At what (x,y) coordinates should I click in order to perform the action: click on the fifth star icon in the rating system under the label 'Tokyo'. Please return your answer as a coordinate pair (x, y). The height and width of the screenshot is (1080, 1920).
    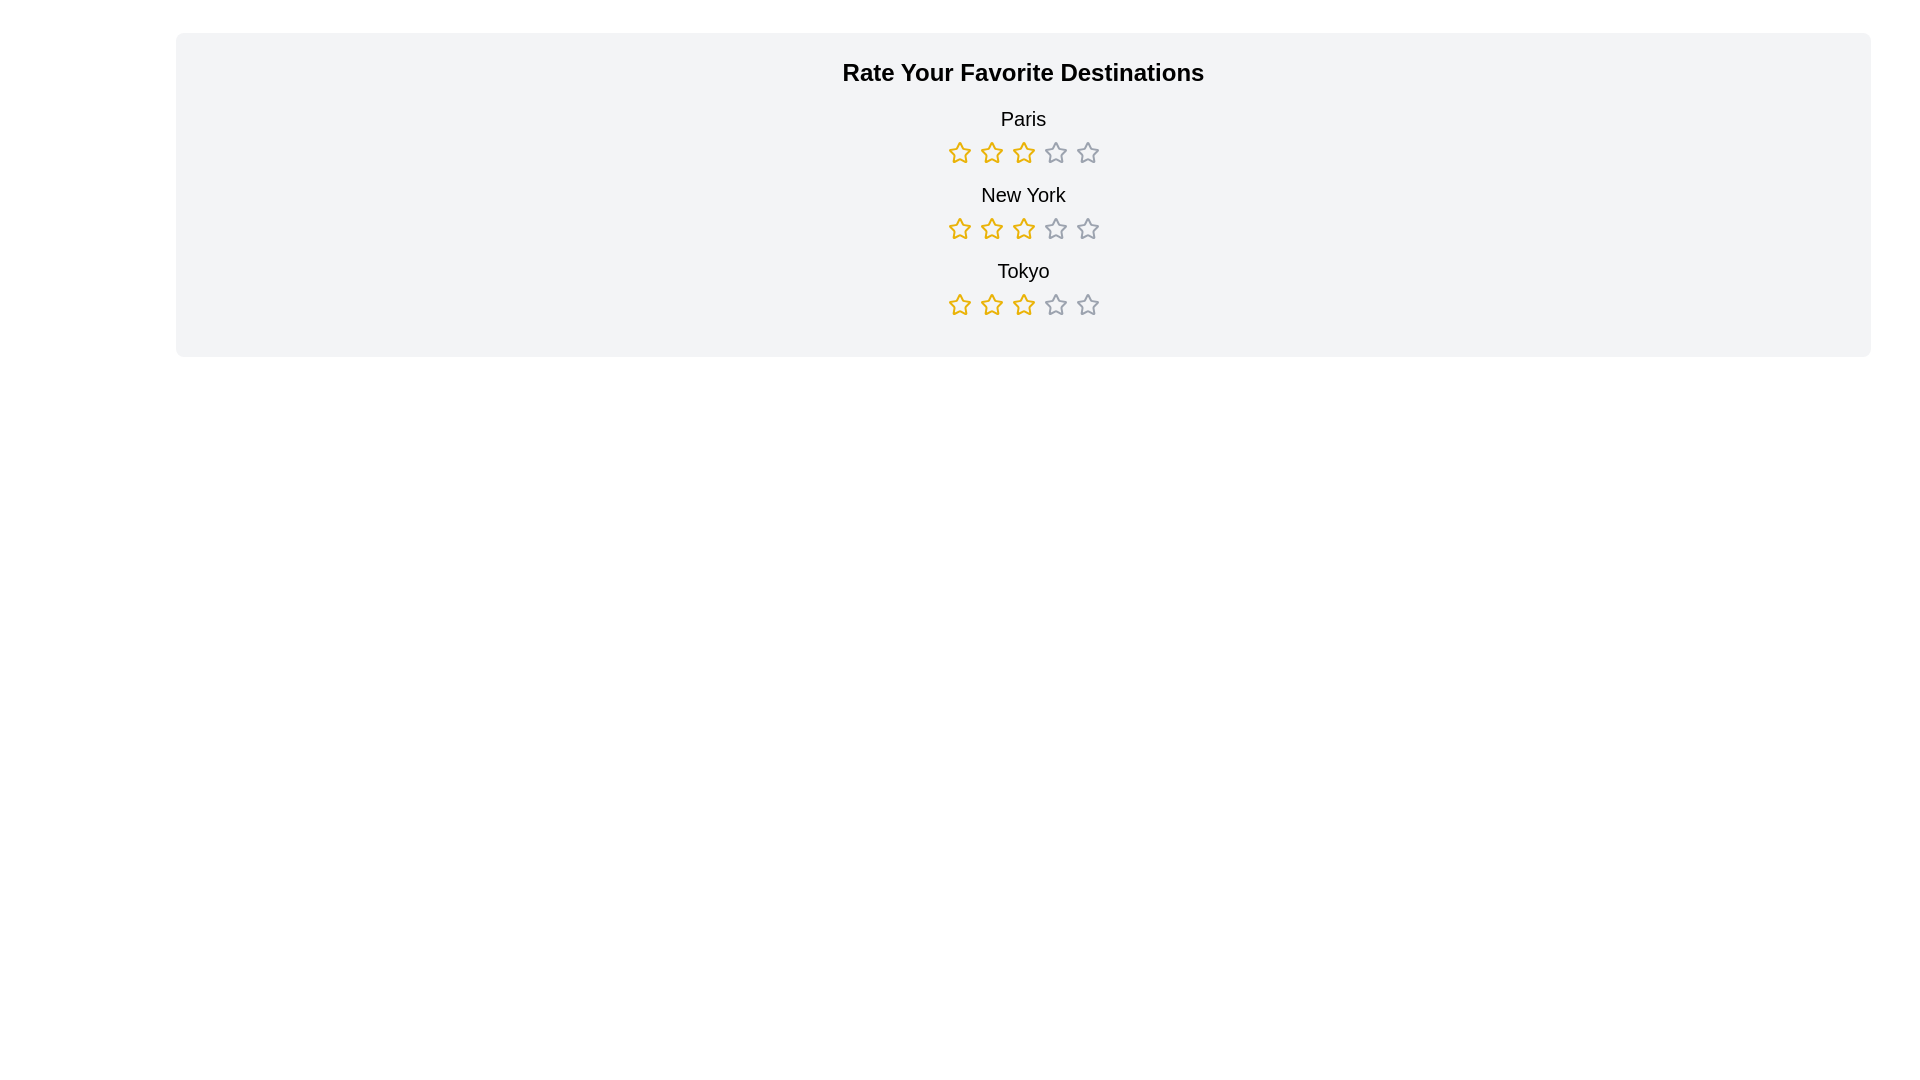
    Looking at the image, I should click on (1086, 304).